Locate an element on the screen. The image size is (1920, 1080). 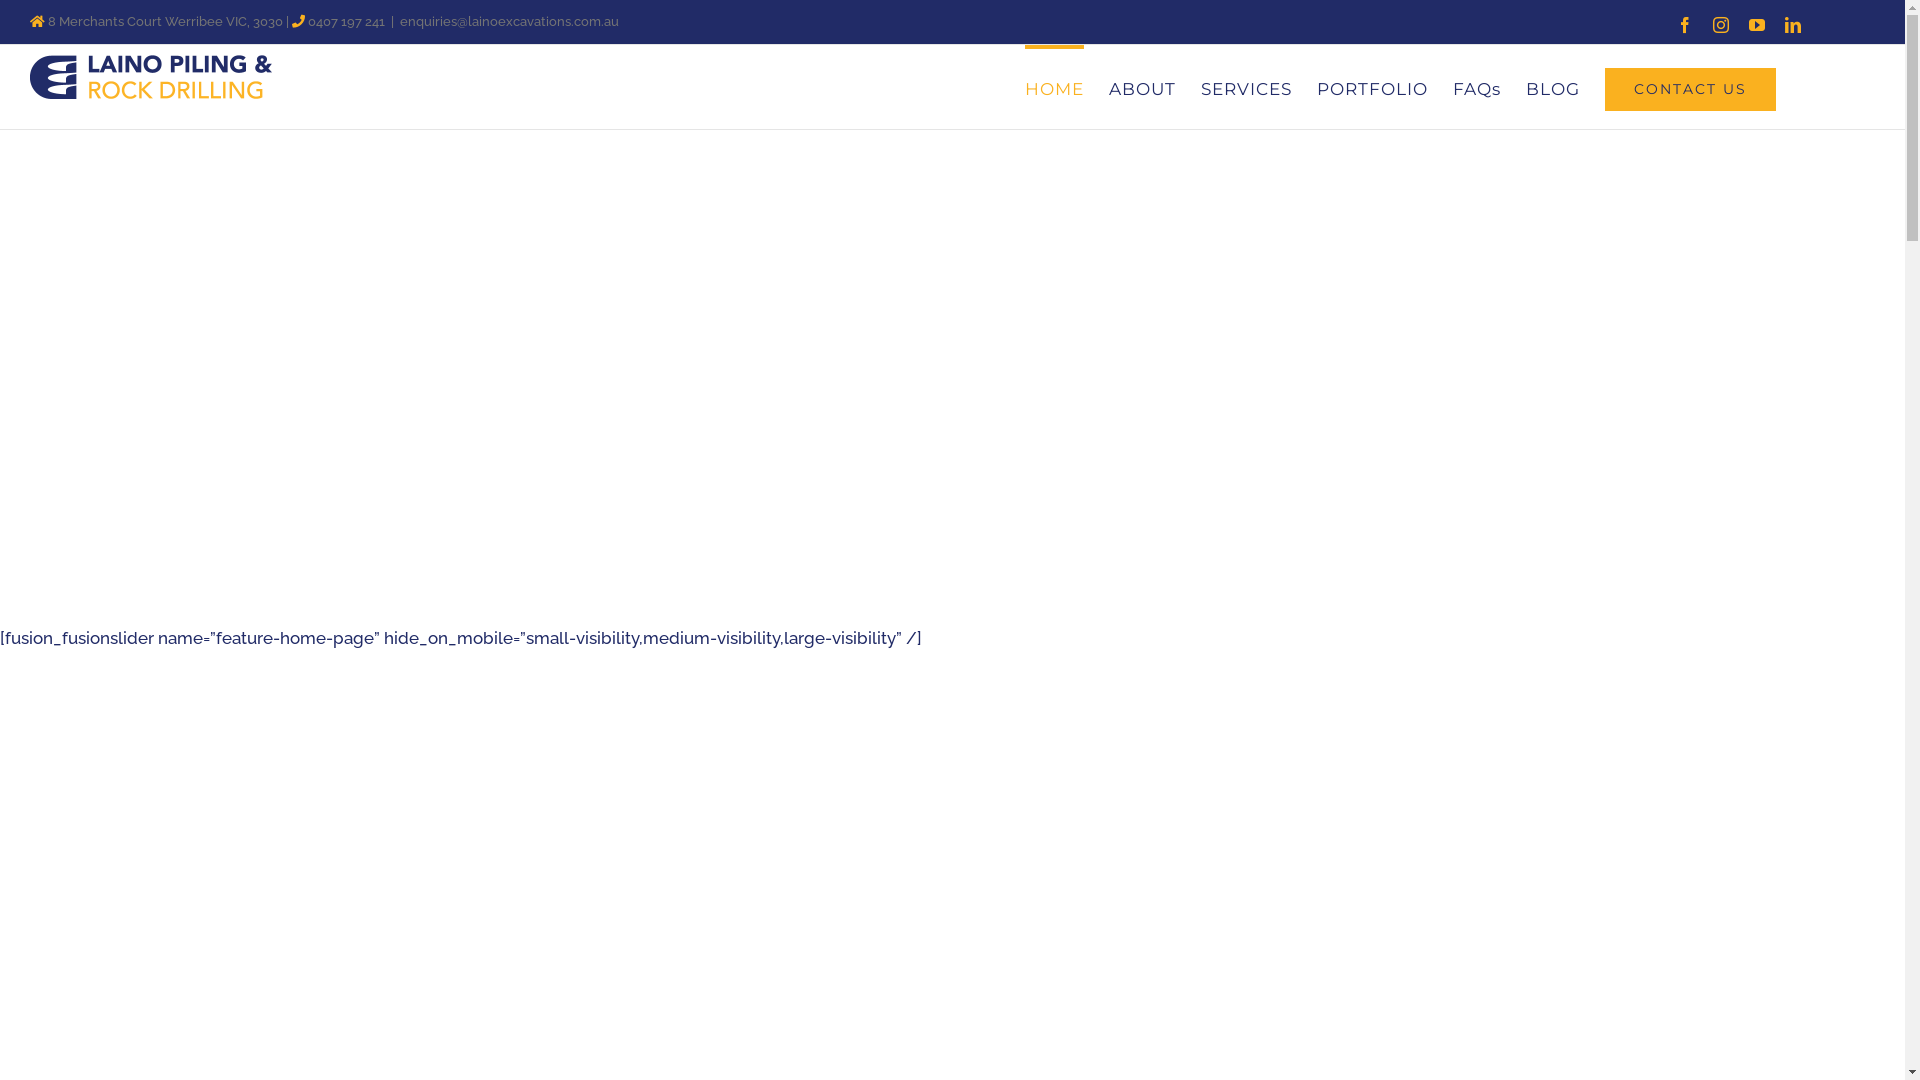
'0407 197 241' is located at coordinates (346, 21).